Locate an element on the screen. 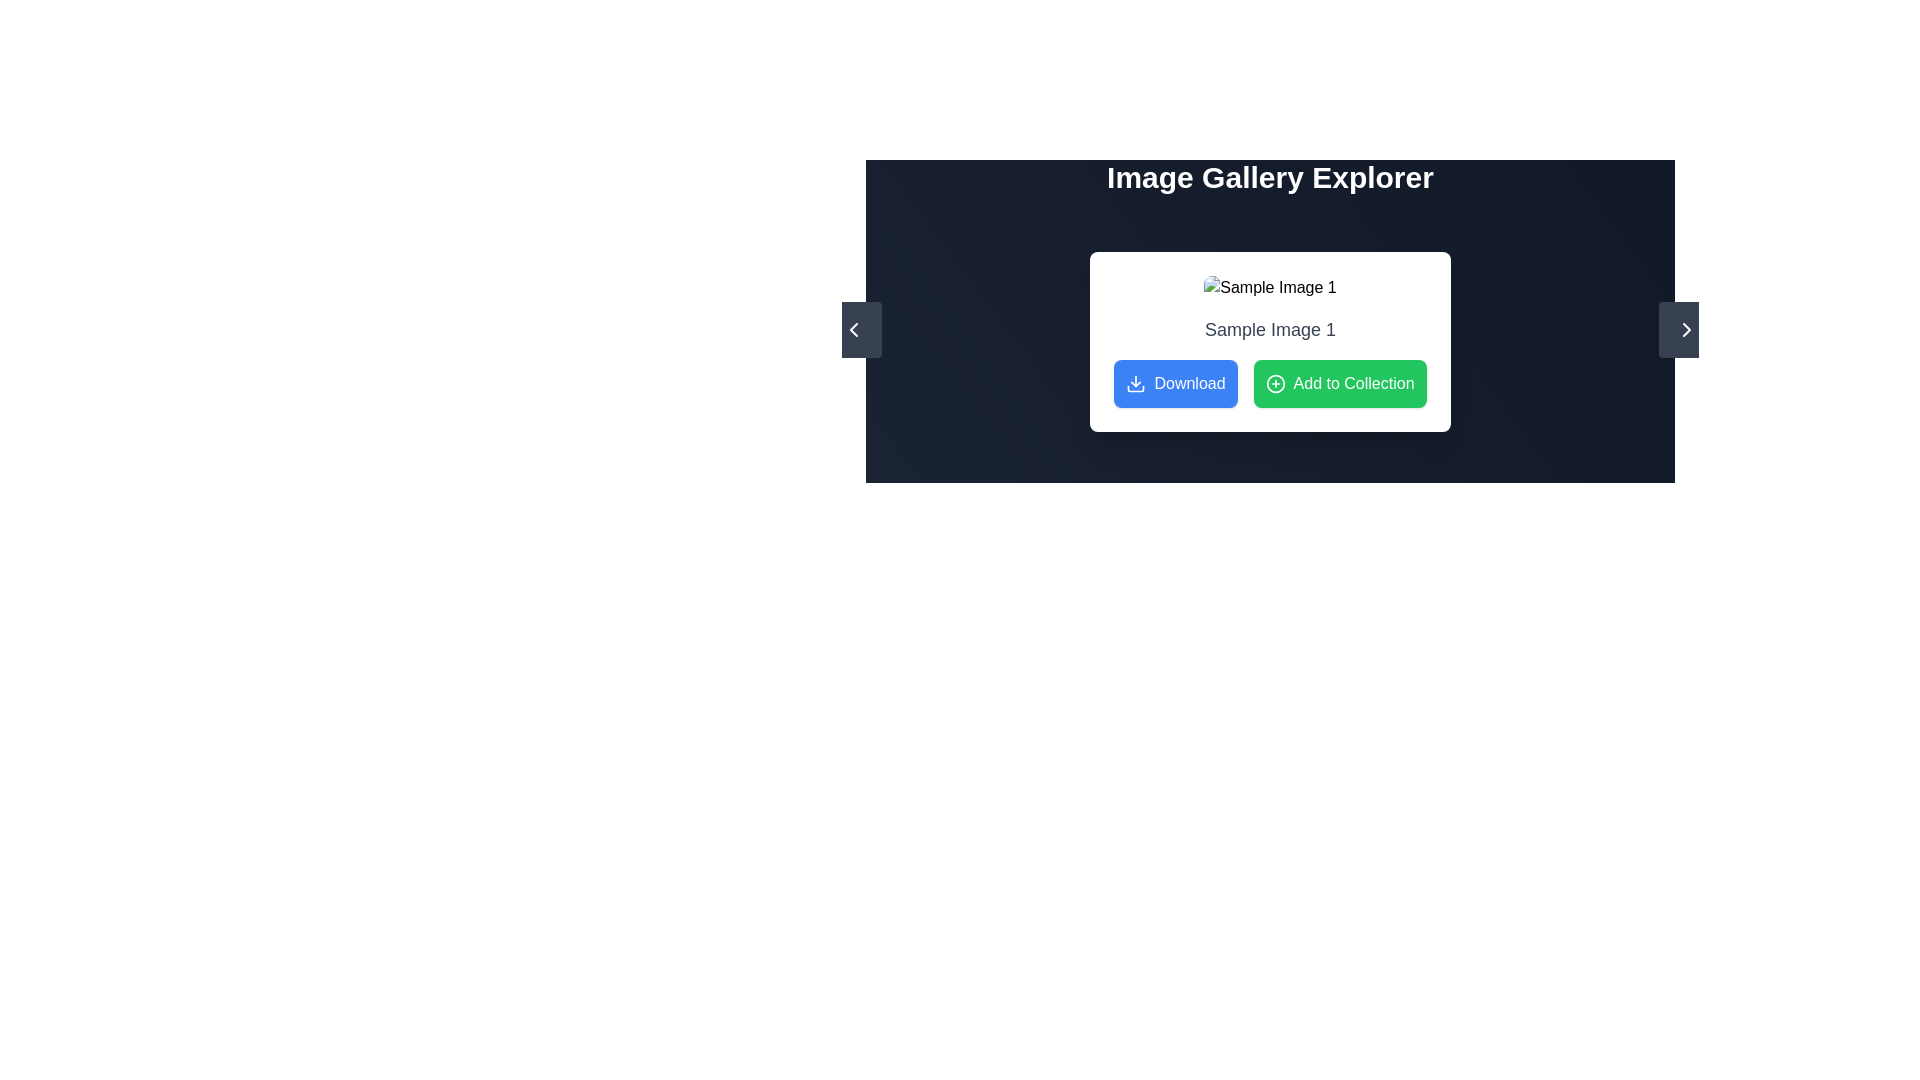  the 'Add to Collection' button, which is a green rectangular button with white rounded corners and contains the text label 'Add to Collection' is located at coordinates (1340, 384).